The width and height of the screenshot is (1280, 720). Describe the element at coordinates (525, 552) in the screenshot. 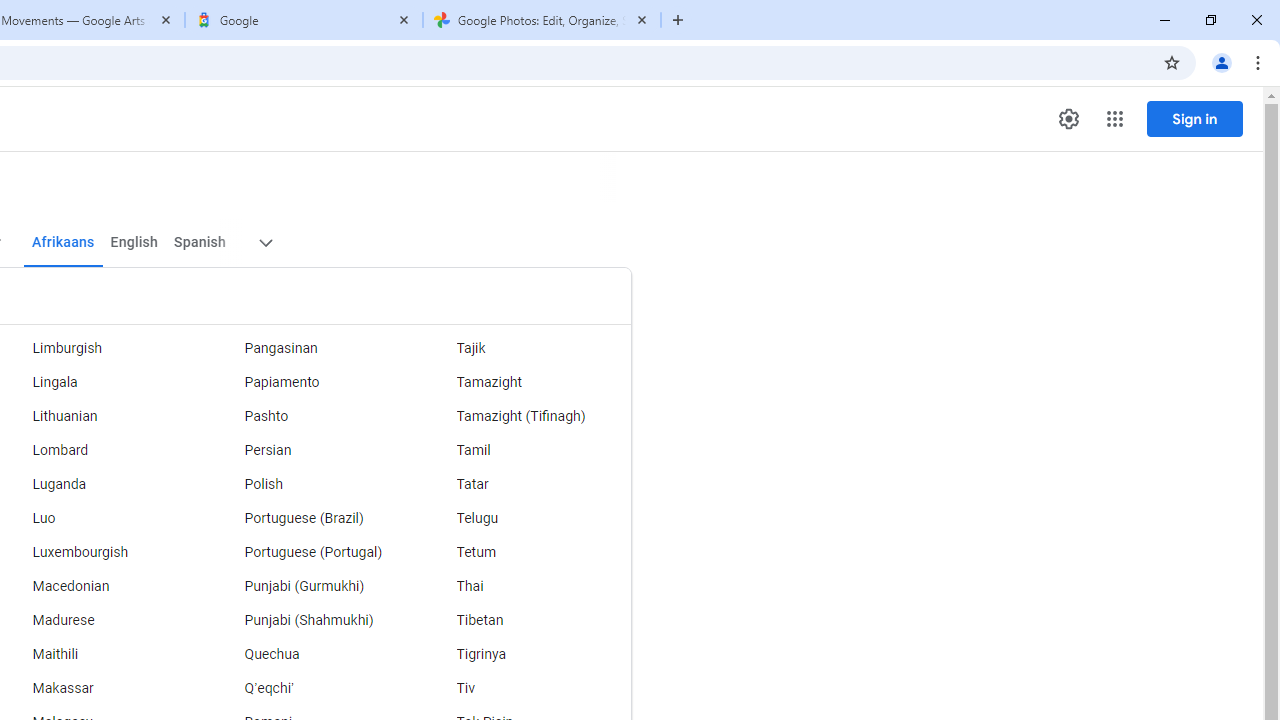

I see `'Tetum'` at that location.